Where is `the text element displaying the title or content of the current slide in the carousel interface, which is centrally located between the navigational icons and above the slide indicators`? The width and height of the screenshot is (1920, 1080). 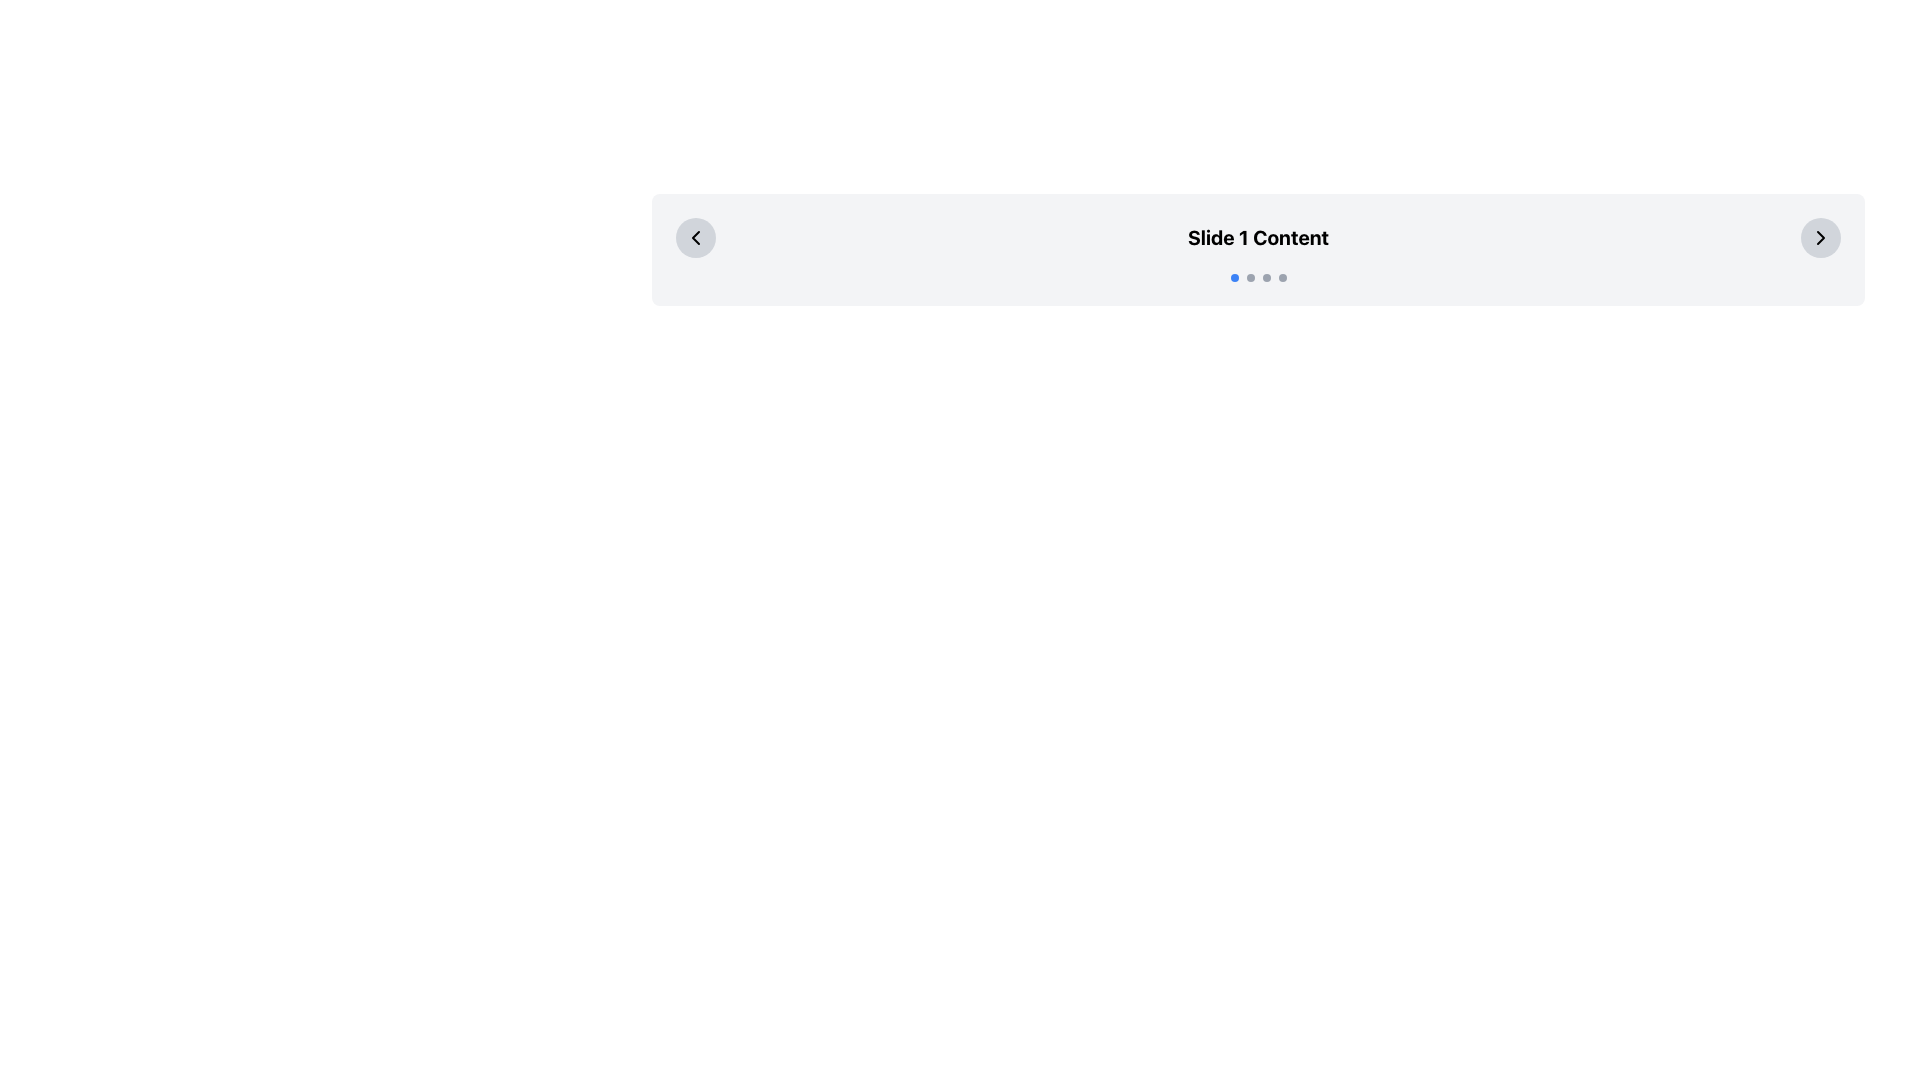 the text element displaying the title or content of the current slide in the carousel interface, which is centrally located between the navigational icons and above the slide indicators is located at coordinates (1257, 237).